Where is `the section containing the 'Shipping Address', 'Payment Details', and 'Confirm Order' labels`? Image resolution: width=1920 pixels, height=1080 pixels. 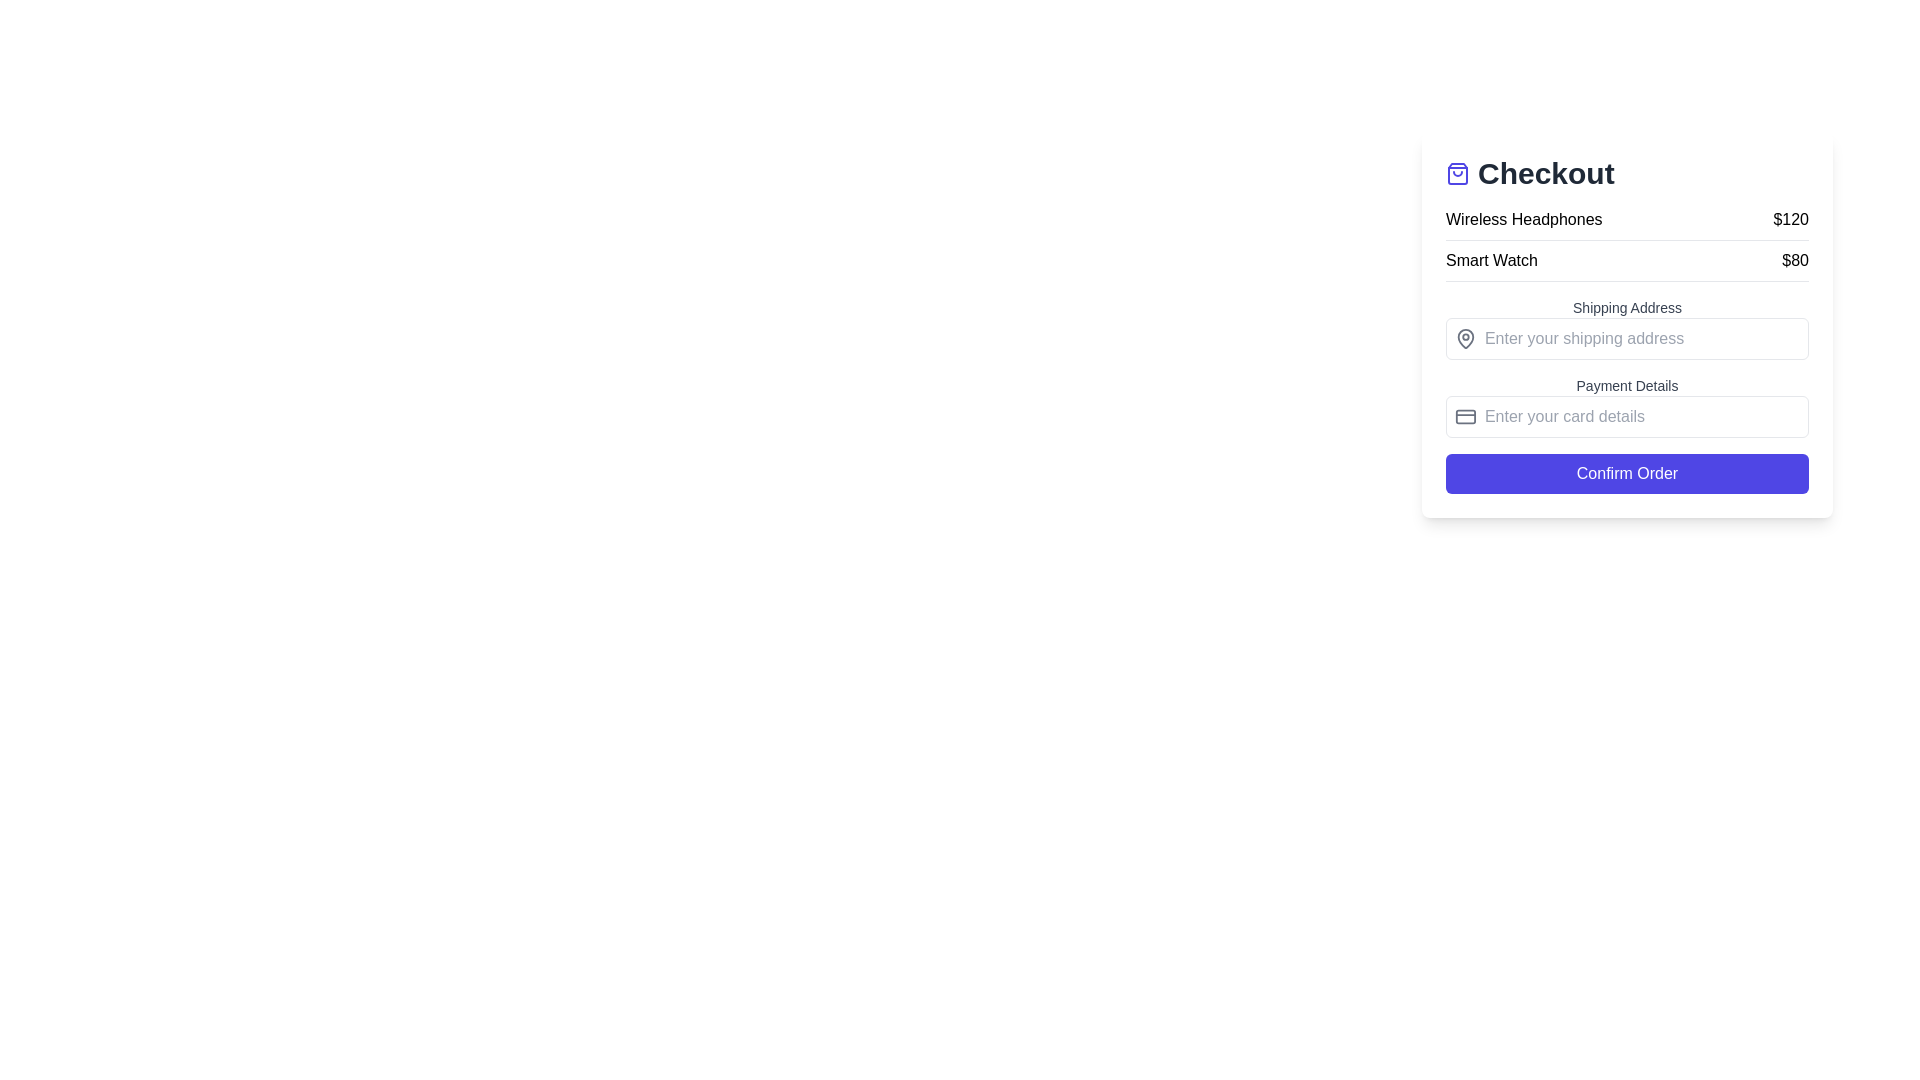 the section containing the 'Shipping Address', 'Payment Details', and 'Confirm Order' labels is located at coordinates (1627, 396).